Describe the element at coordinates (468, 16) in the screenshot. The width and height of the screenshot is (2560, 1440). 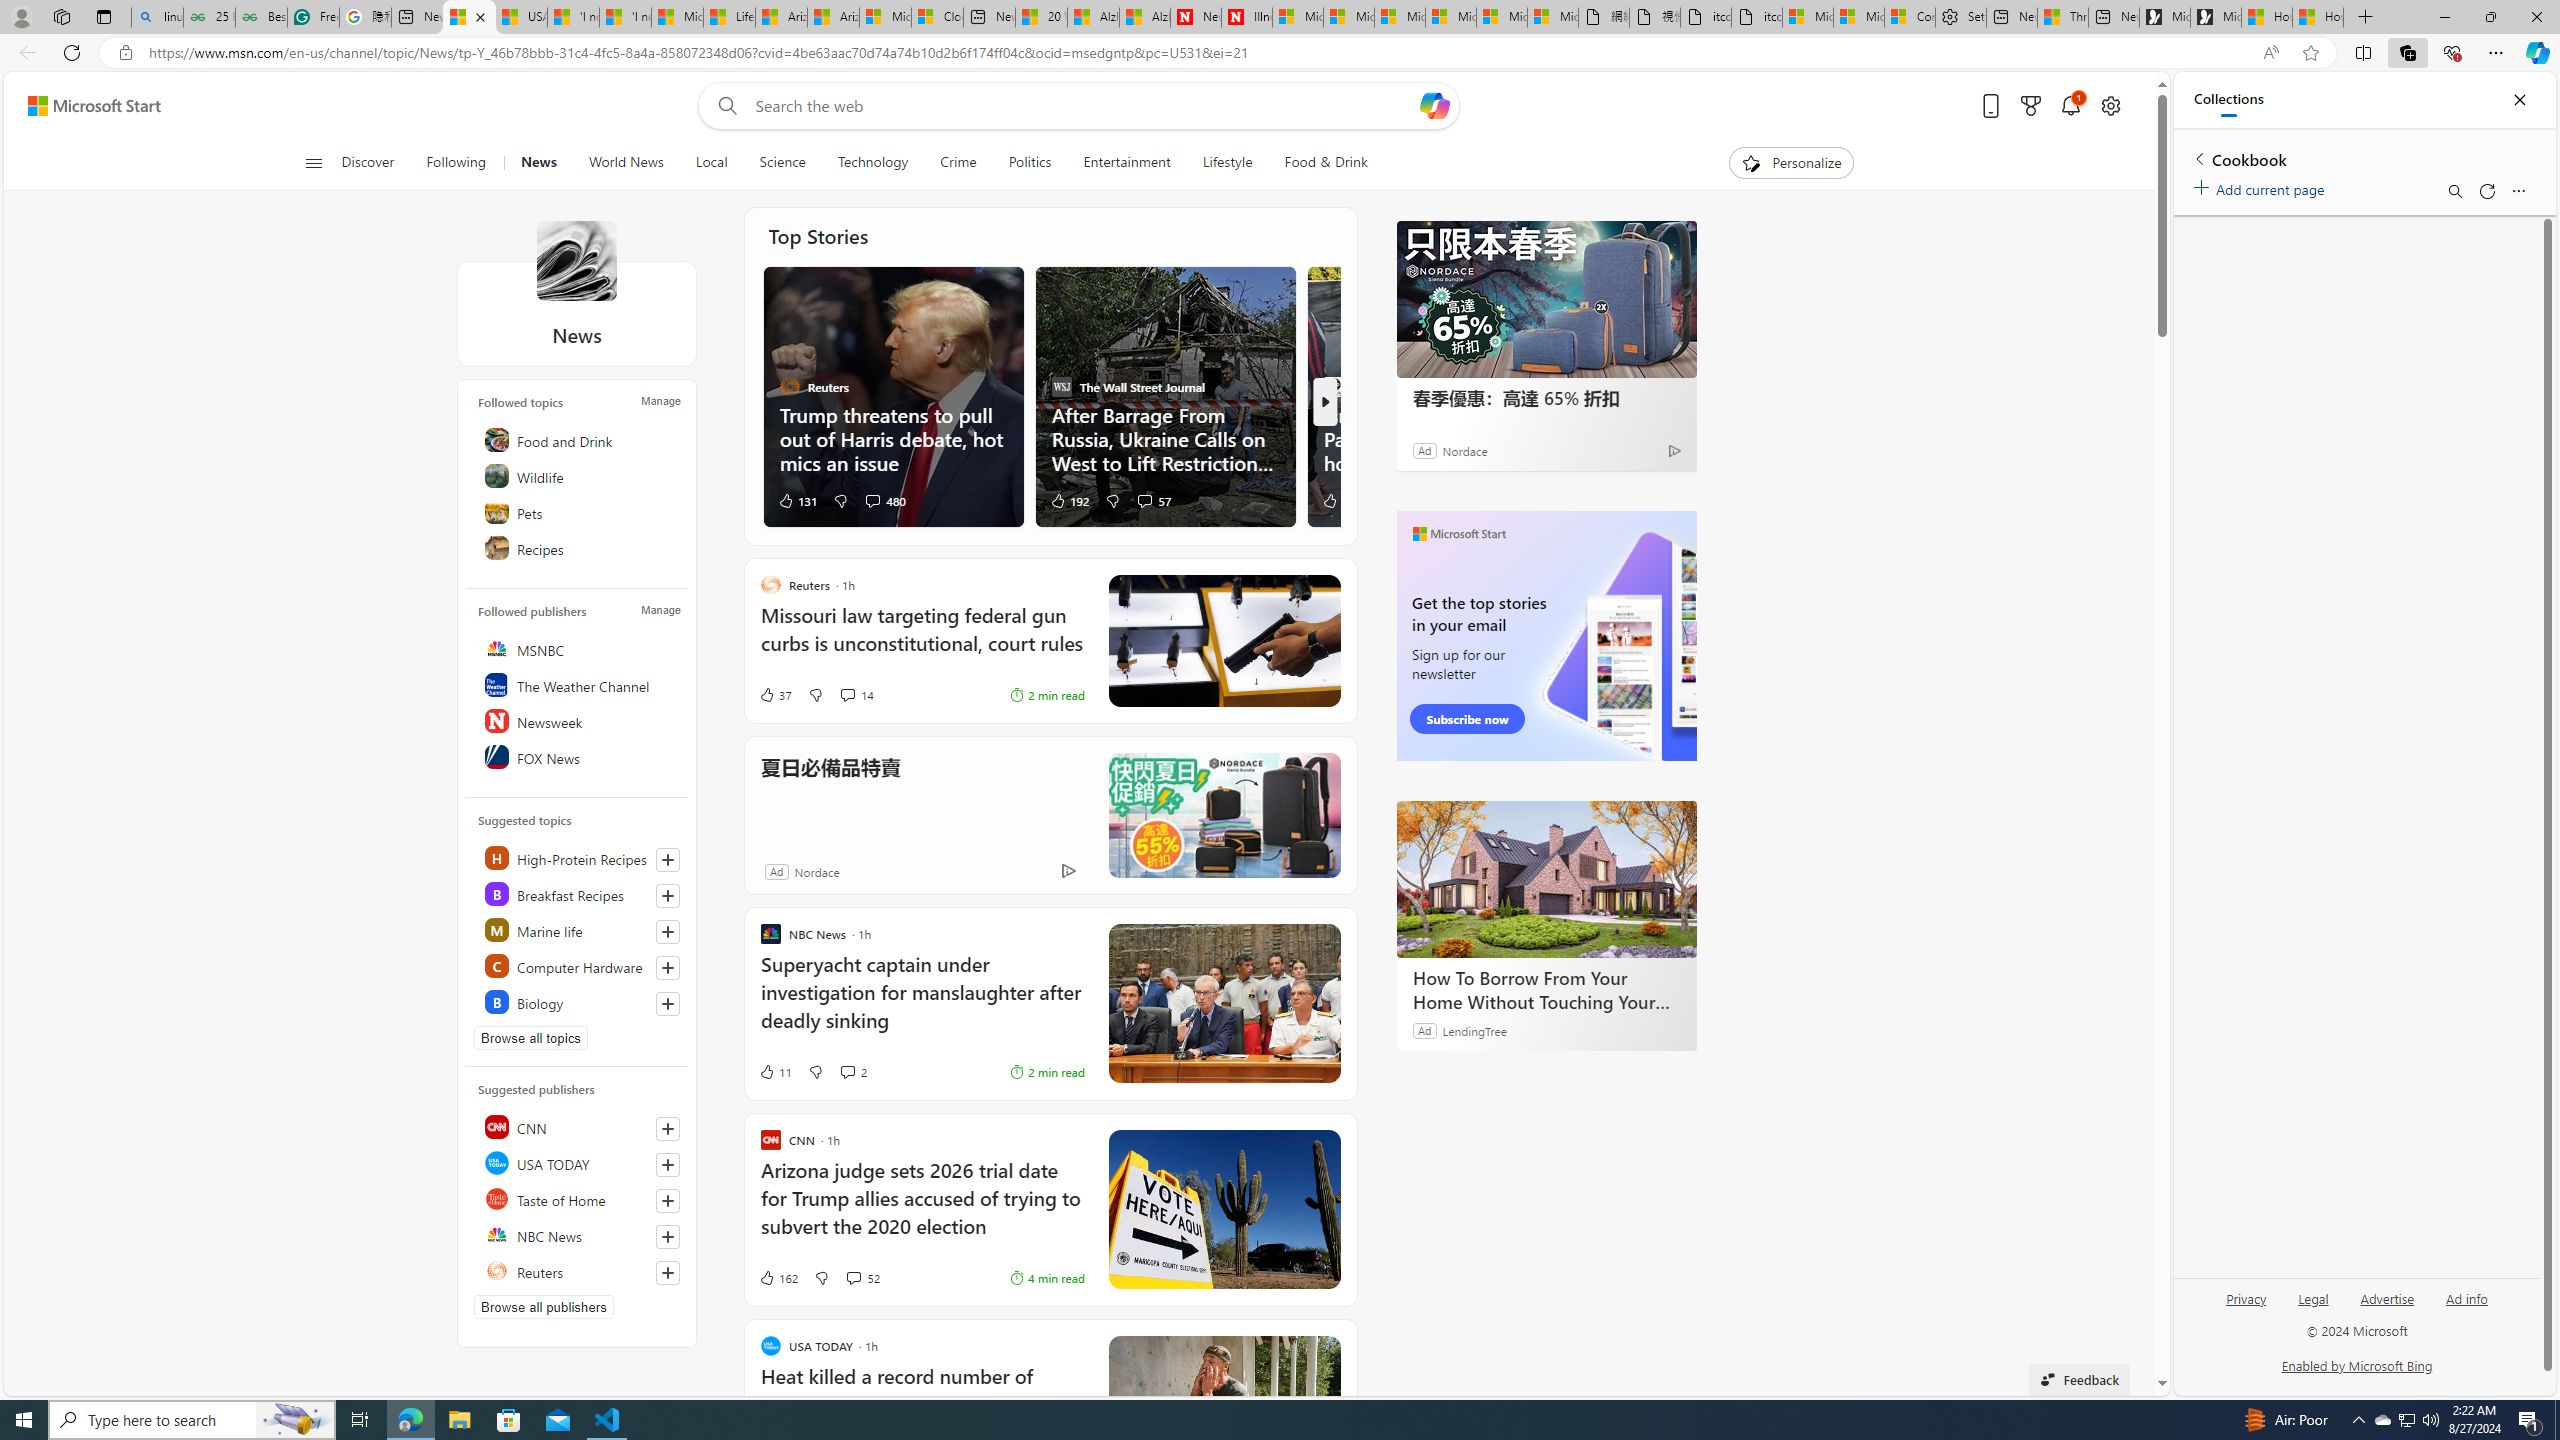
I see `'News - MSN'` at that location.